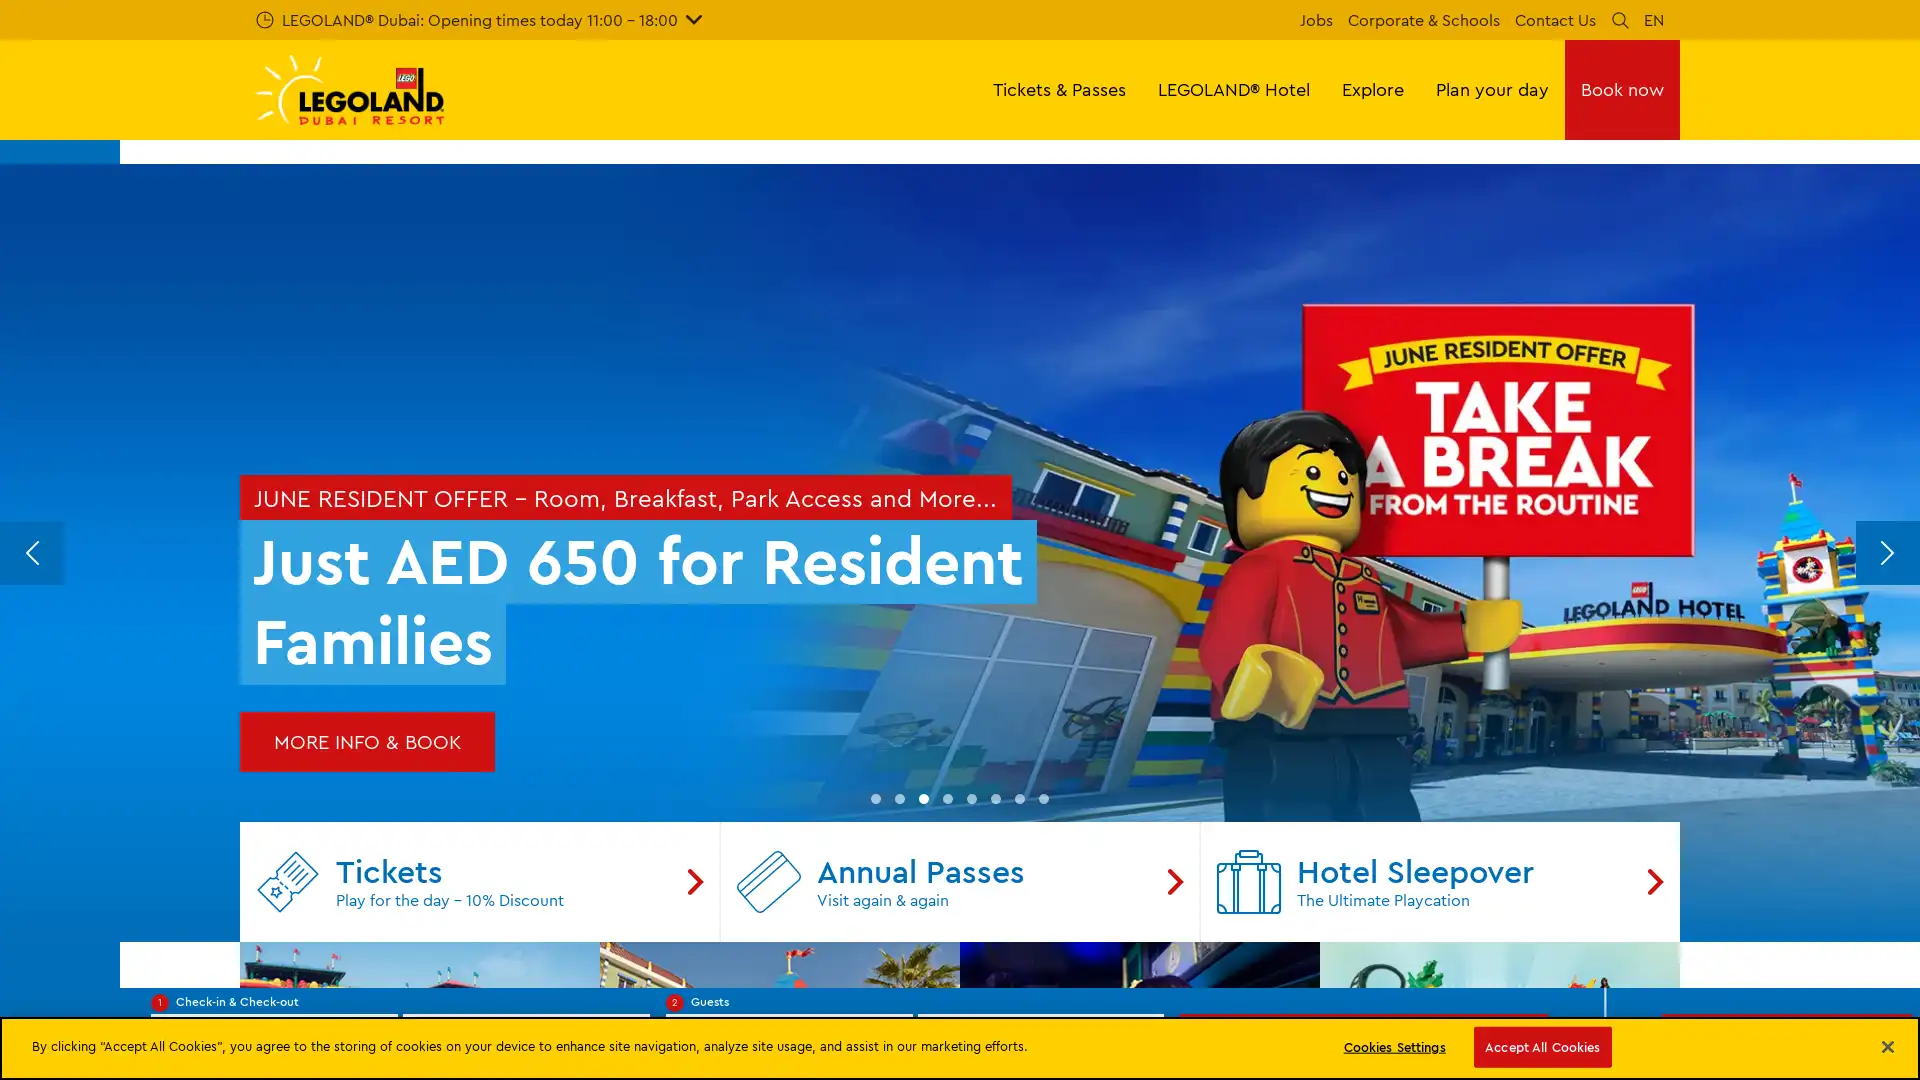  I want to click on Number of children, so click(1040, 1037).